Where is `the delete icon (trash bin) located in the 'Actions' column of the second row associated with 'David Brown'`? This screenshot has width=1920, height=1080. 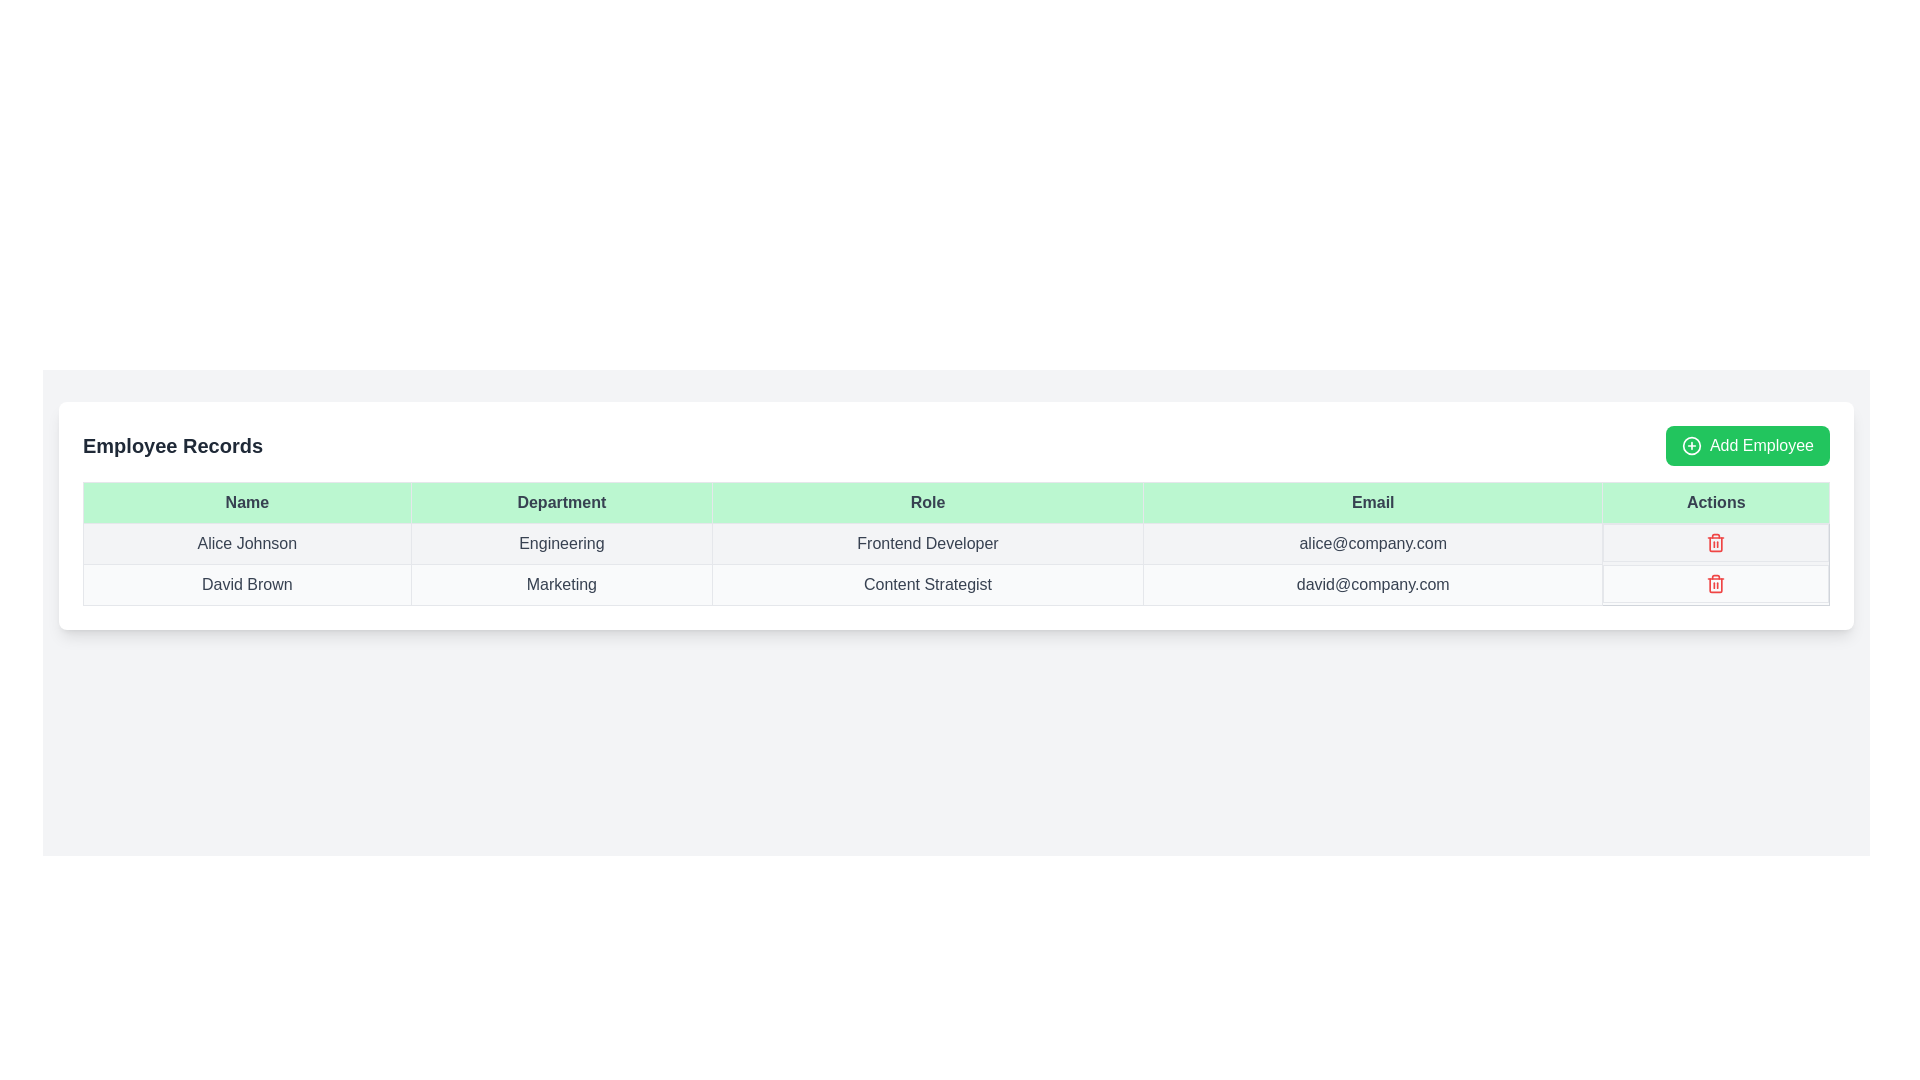
the delete icon (trash bin) located in the 'Actions' column of the second row associated with 'David Brown' is located at coordinates (1715, 585).